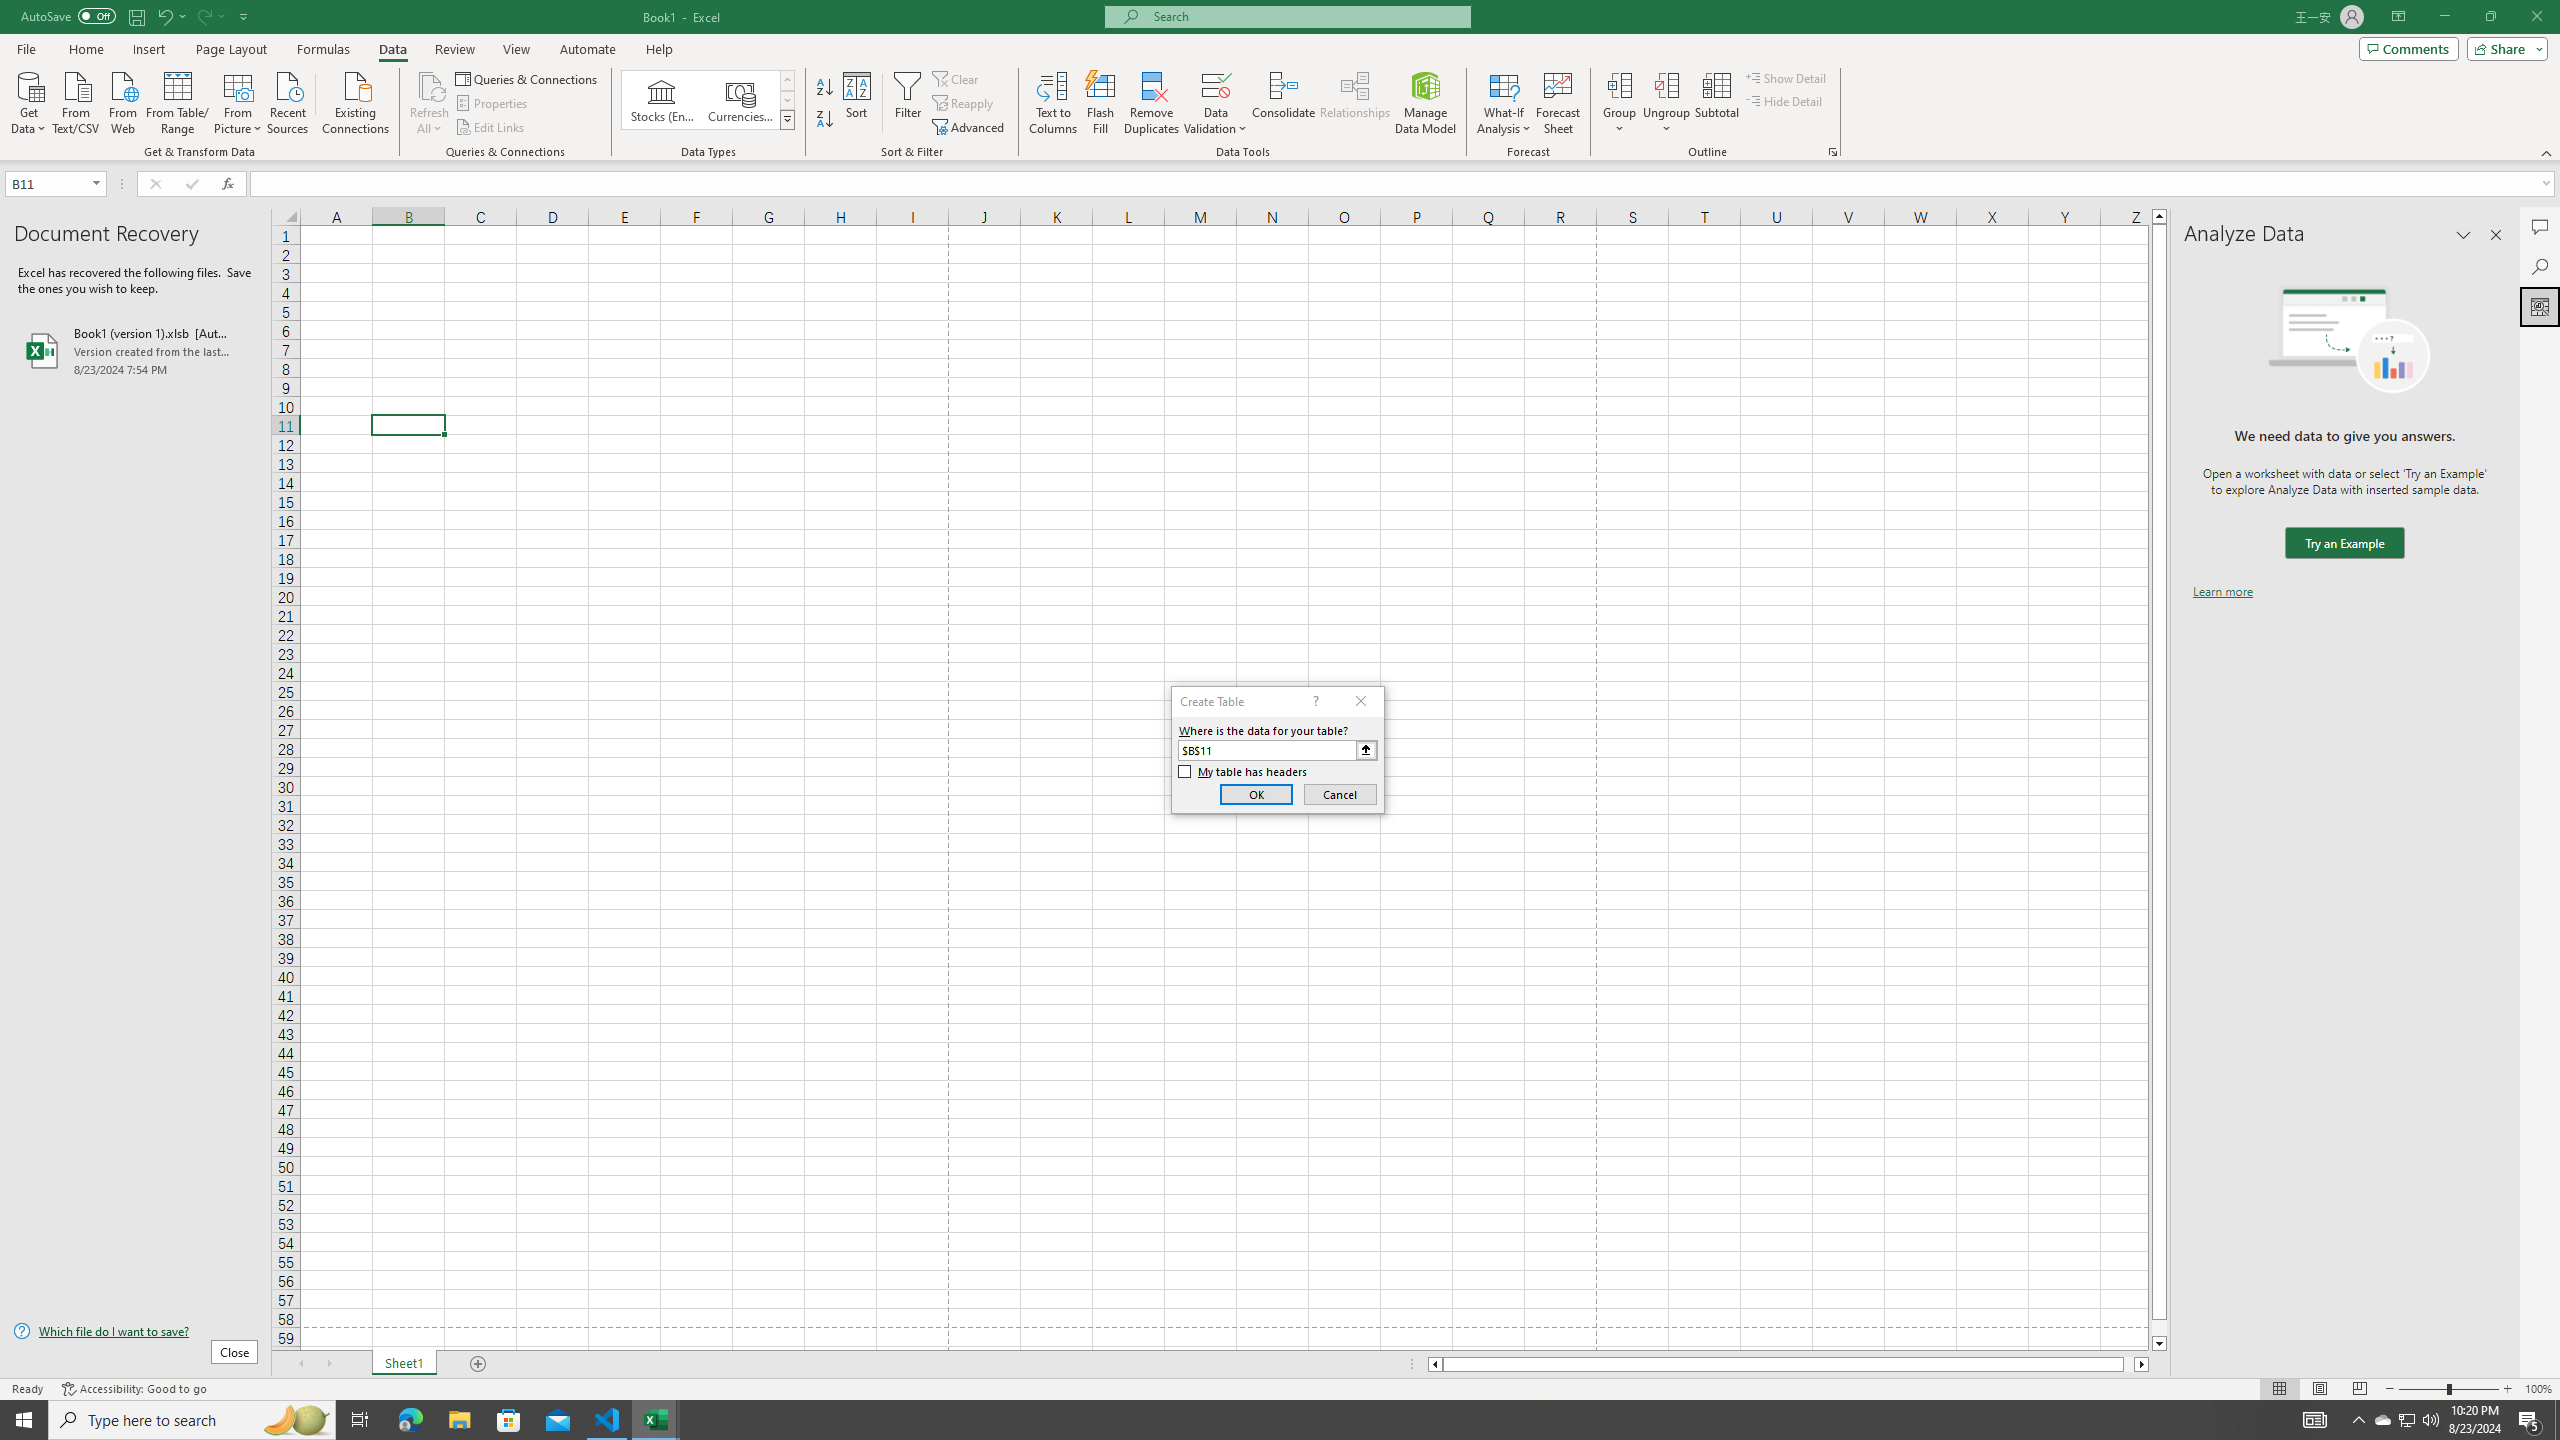 Image resolution: width=2560 pixels, height=1440 pixels. I want to click on 'Group...', so click(1619, 84).